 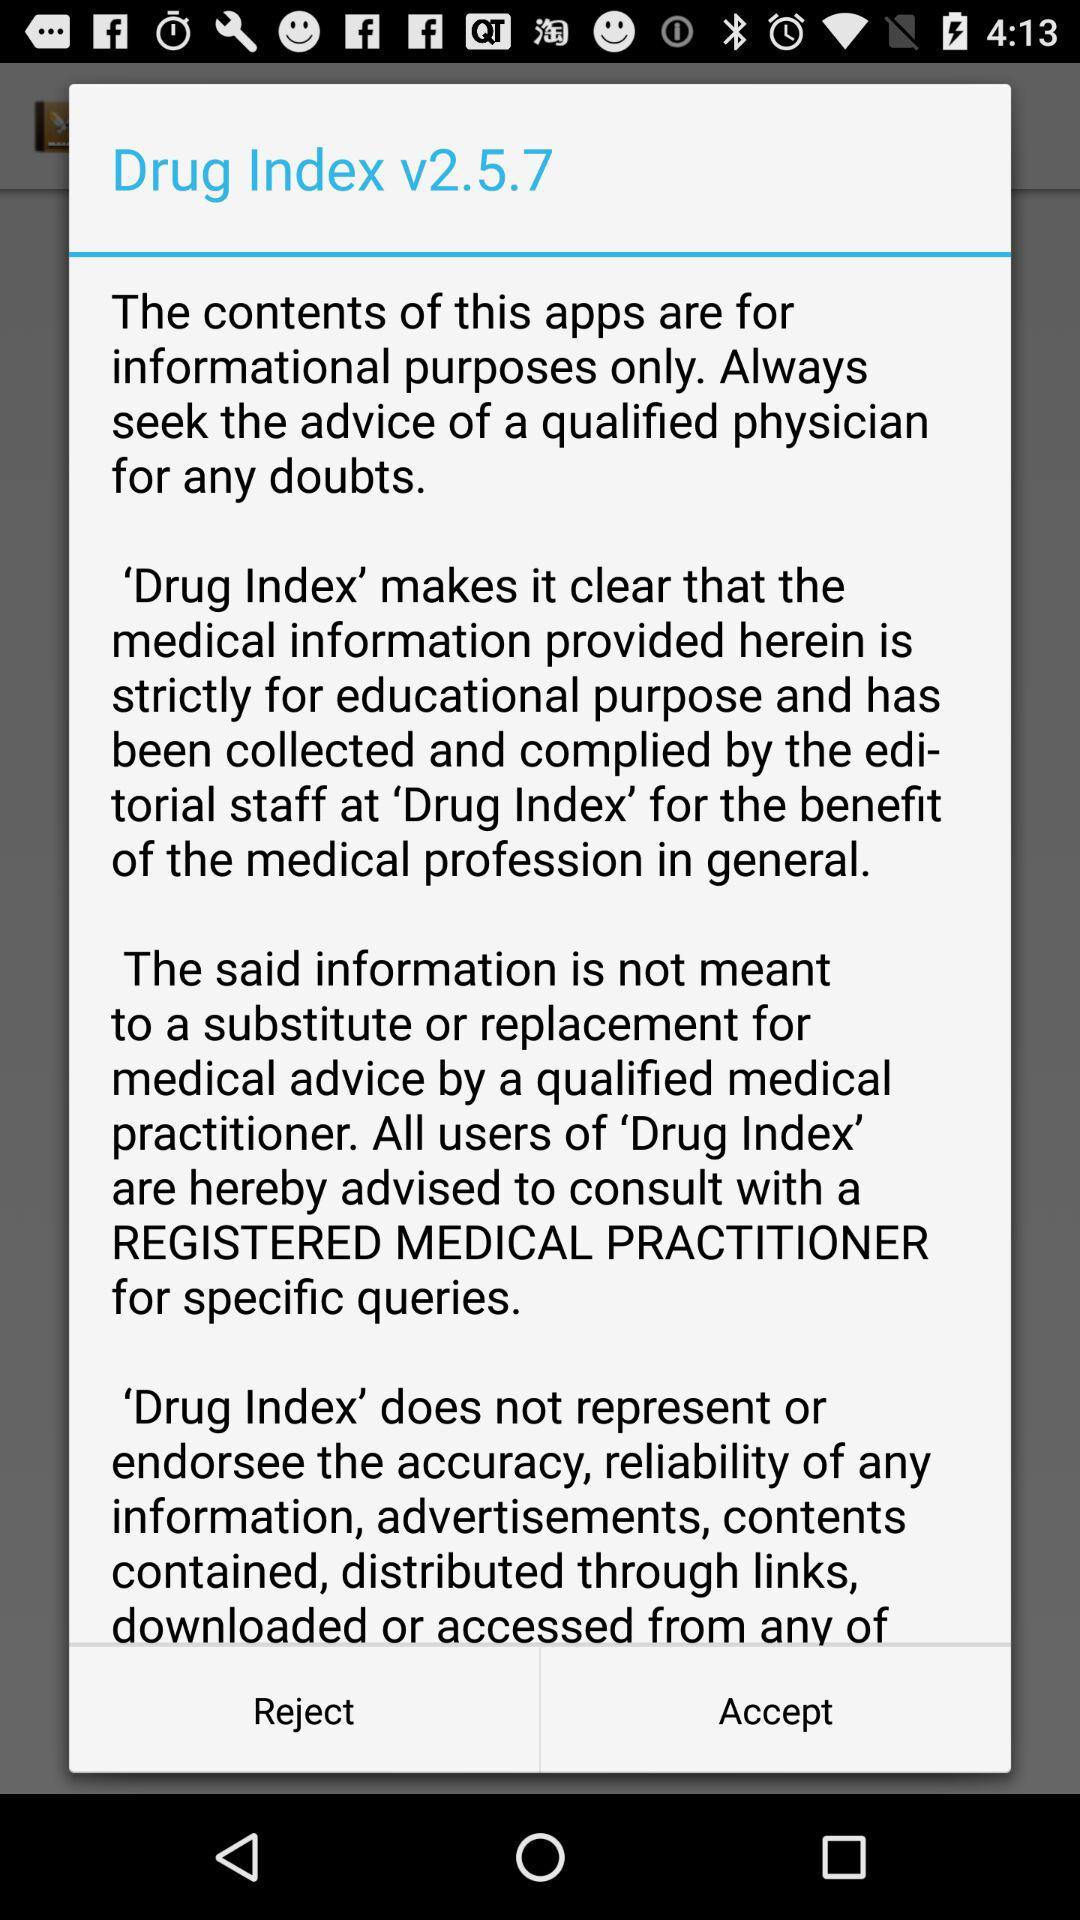 What do you see at coordinates (774, 1708) in the screenshot?
I see `the button to the right of reject icon` at bounding box center [774, 1708].